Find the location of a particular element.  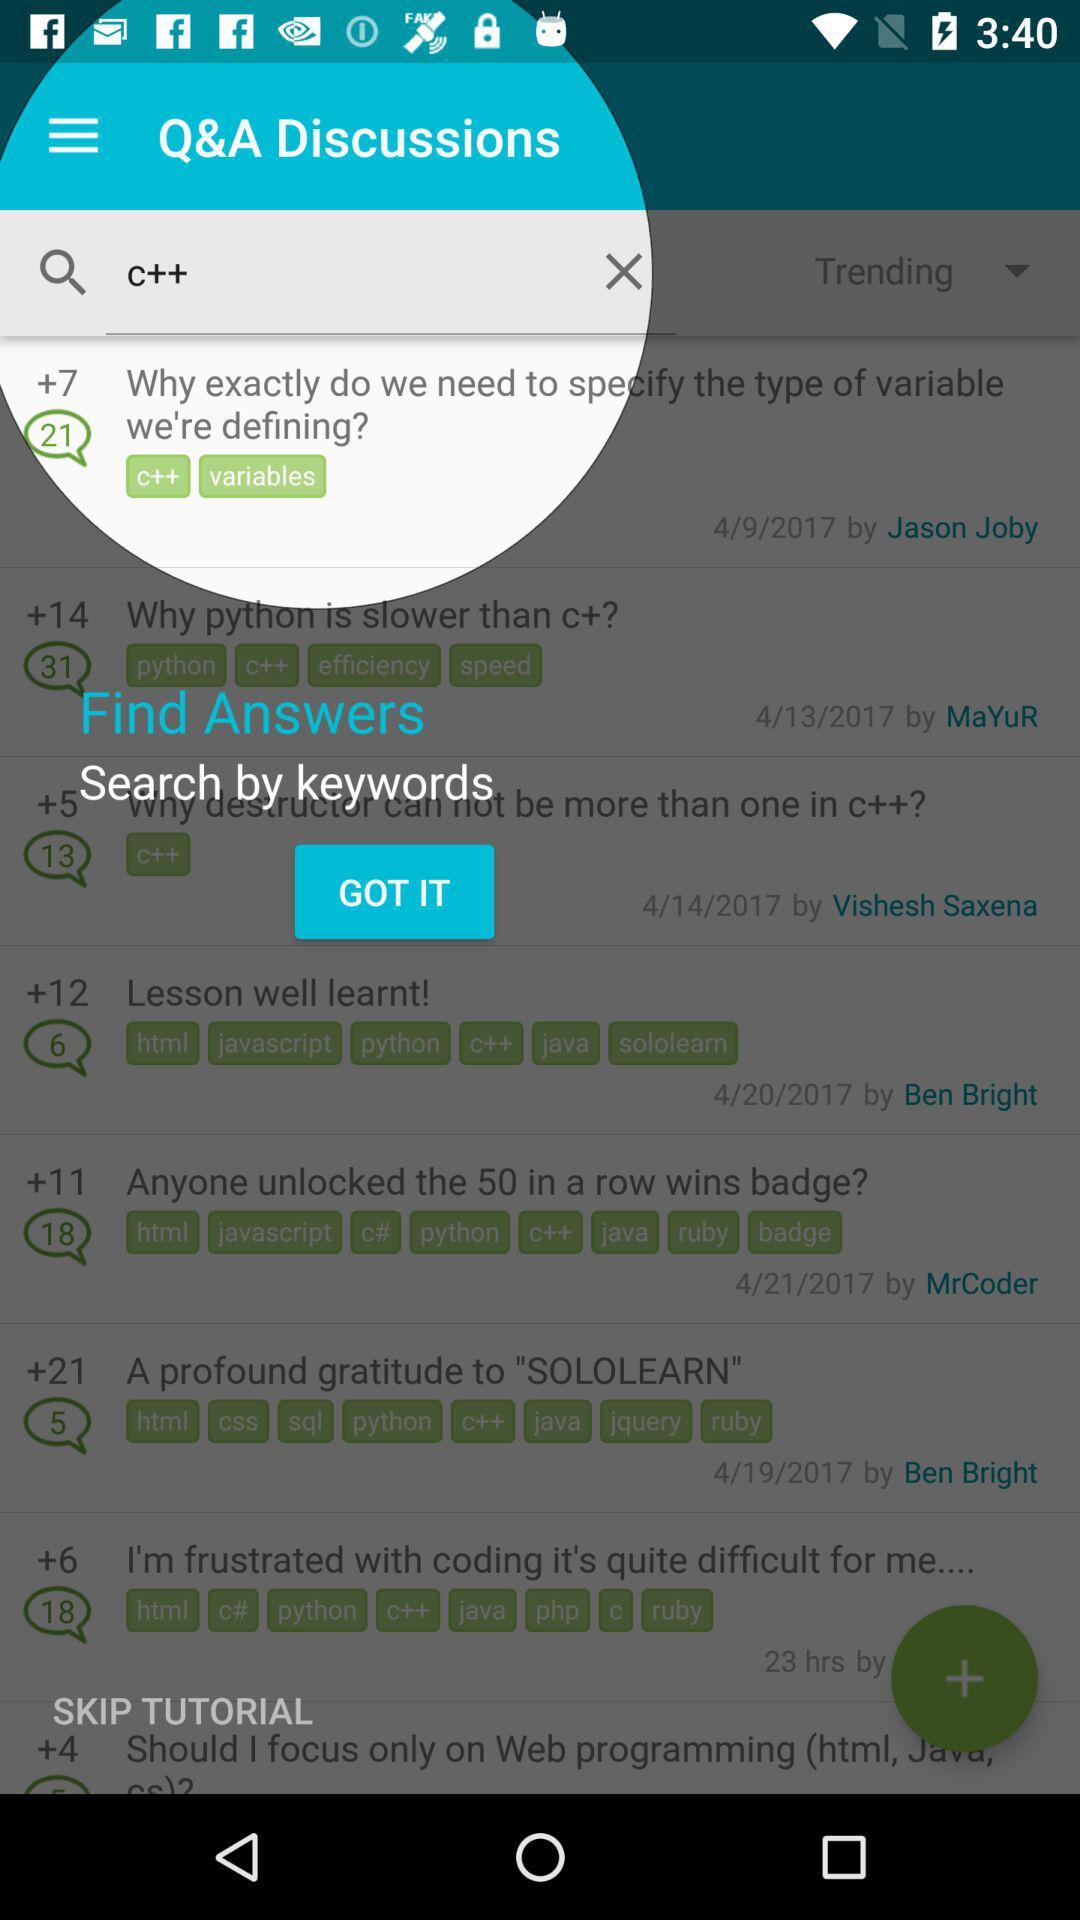

the add icon is located at coordinates (963, 1678).